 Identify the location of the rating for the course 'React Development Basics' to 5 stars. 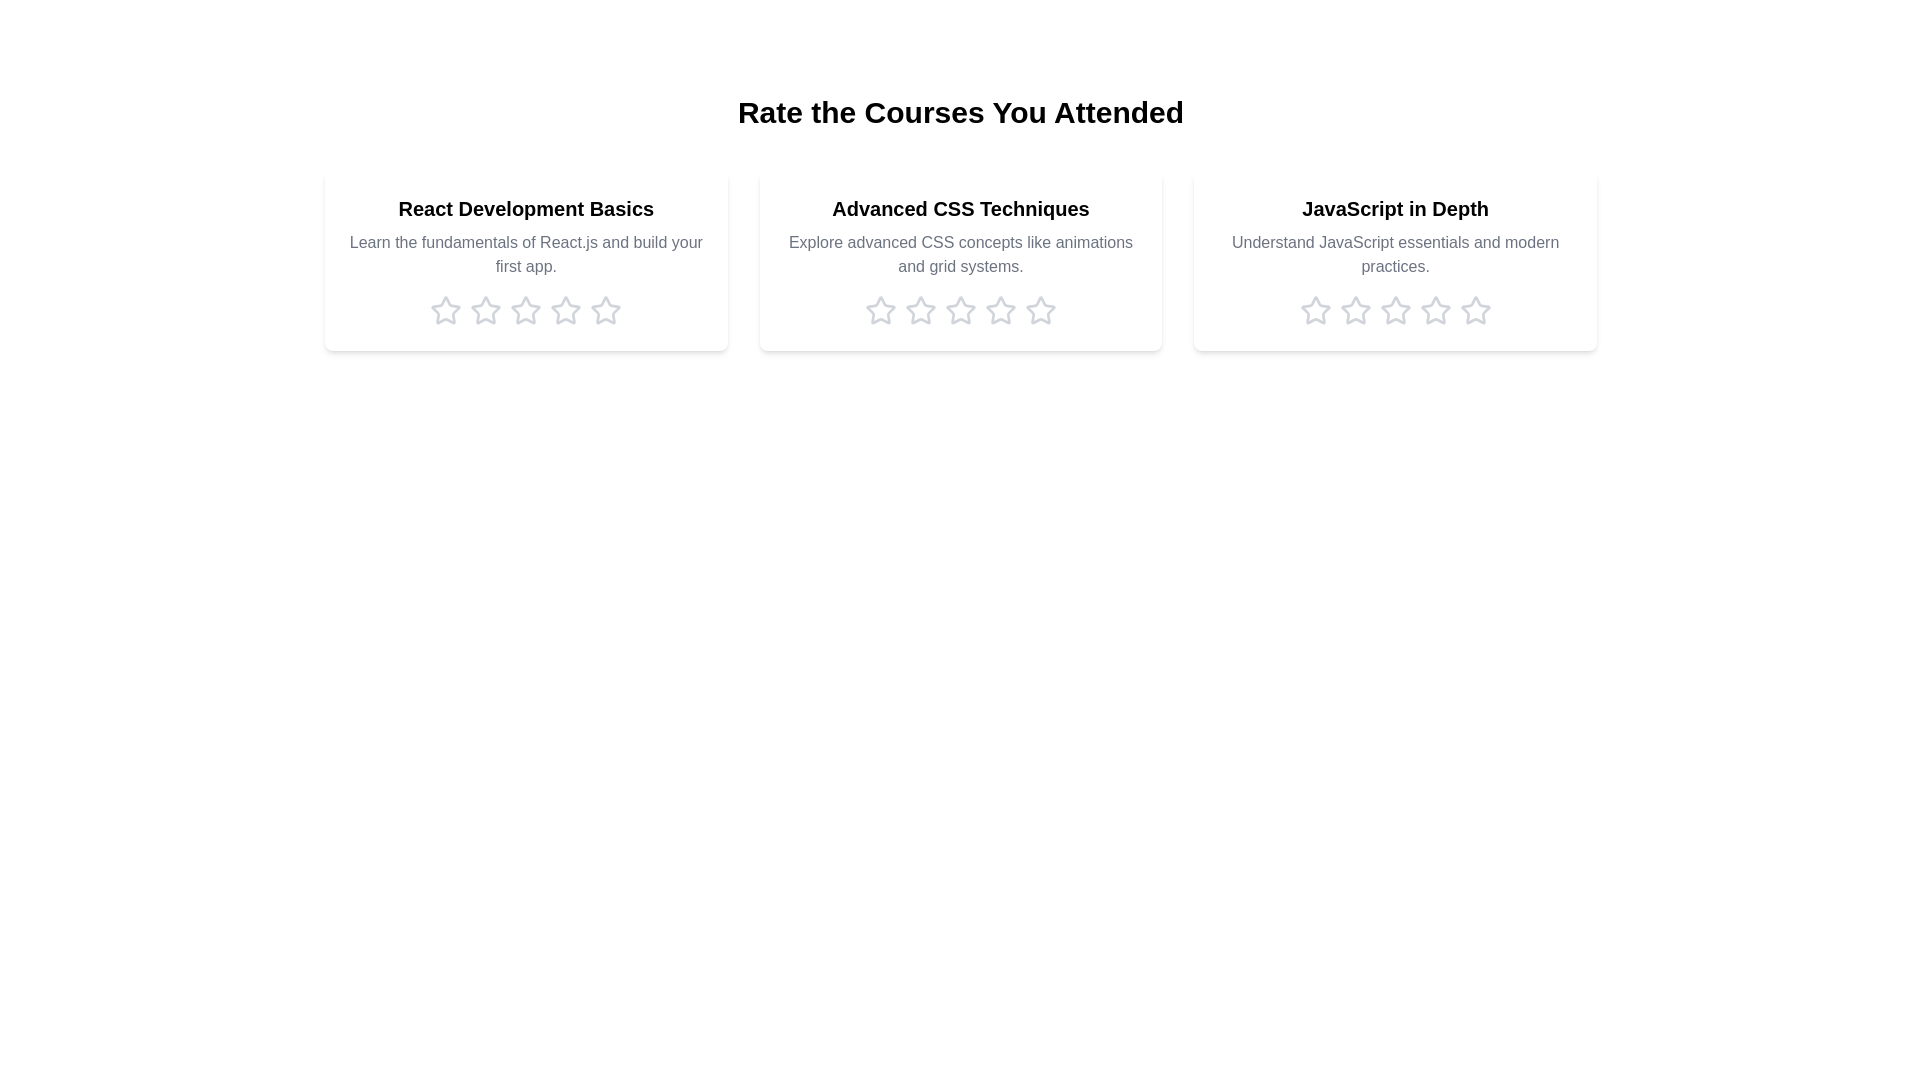
(605, 311).